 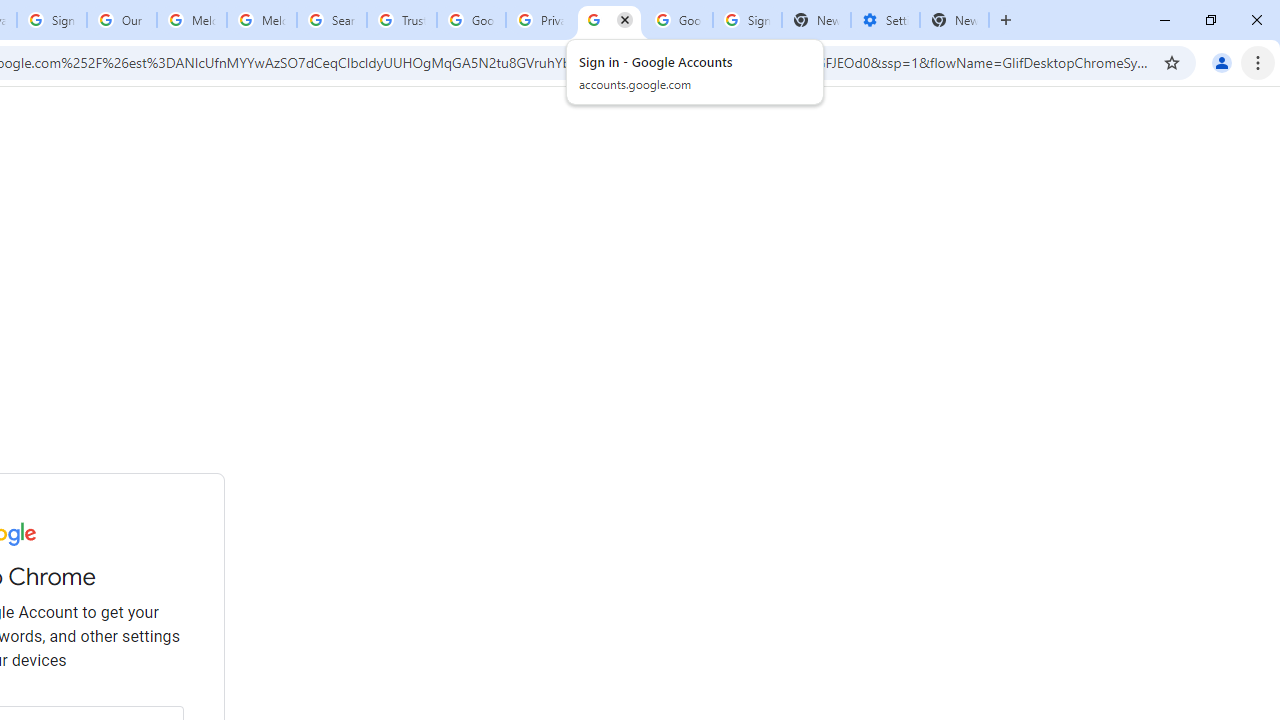 What do you see at coordinates (678, 20) in the screenshot?
I see `'Google Cybersecurity Innovations - Google Safety Center'` at bounding box center [678, 20].